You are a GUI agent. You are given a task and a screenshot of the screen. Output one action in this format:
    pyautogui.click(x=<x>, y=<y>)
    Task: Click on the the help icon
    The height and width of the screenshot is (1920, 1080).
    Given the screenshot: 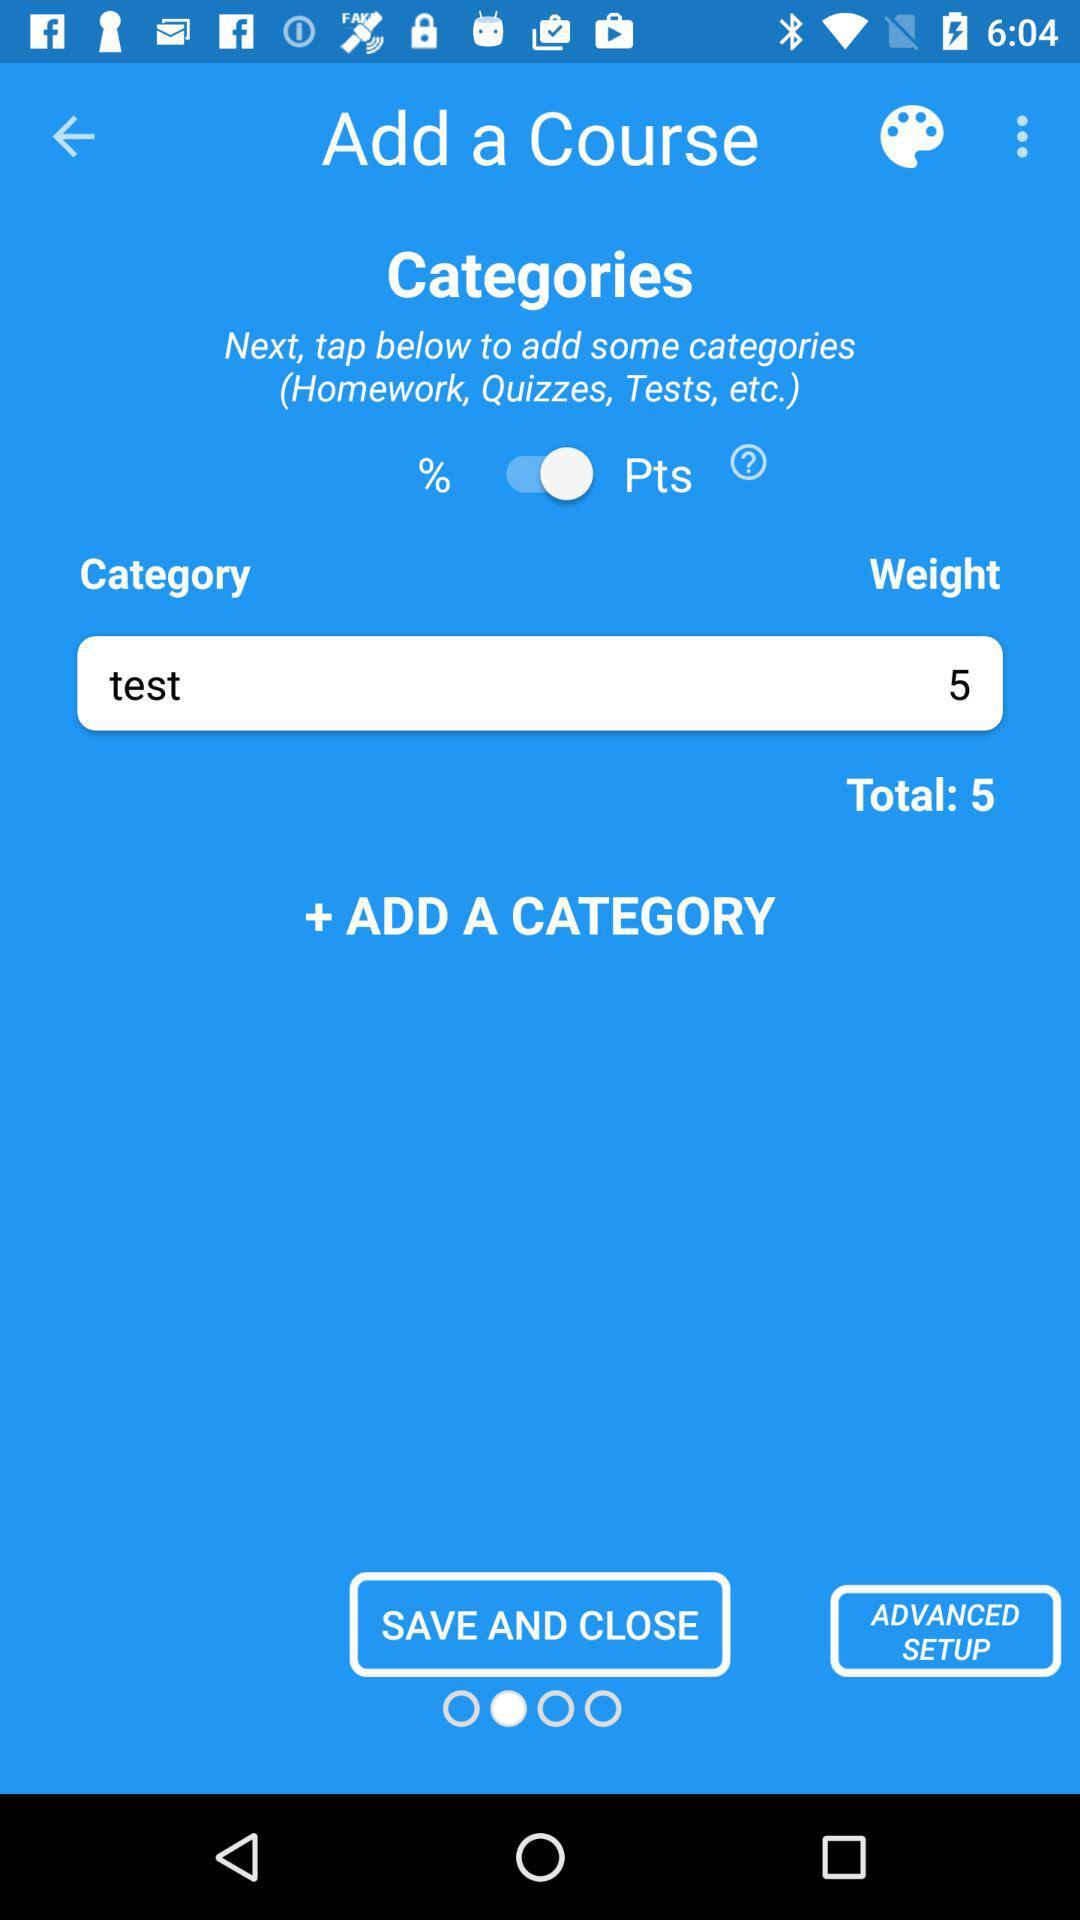 What is the action you would take?
    pyautogui.click(x=748, y=460)
    